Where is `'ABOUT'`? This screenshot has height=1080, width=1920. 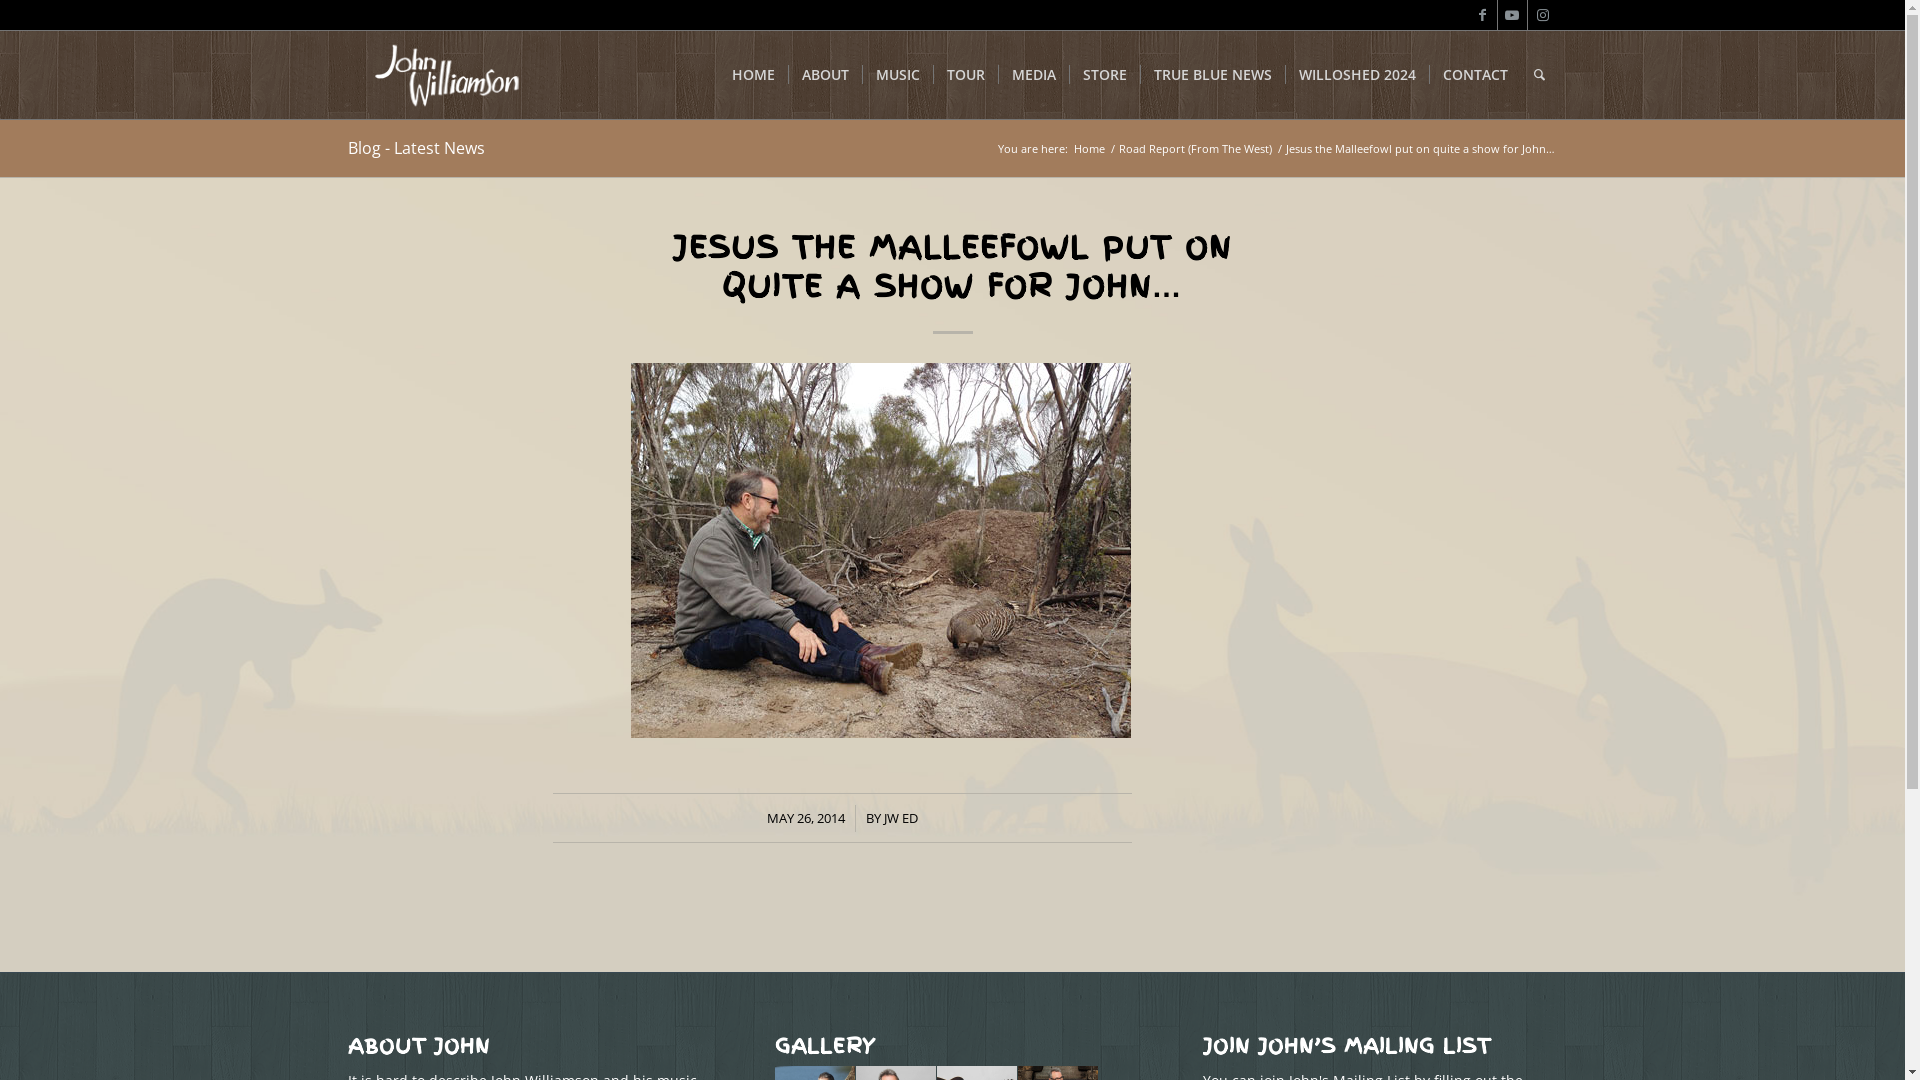 'ABOUT' is located at coordinates (825, 73).